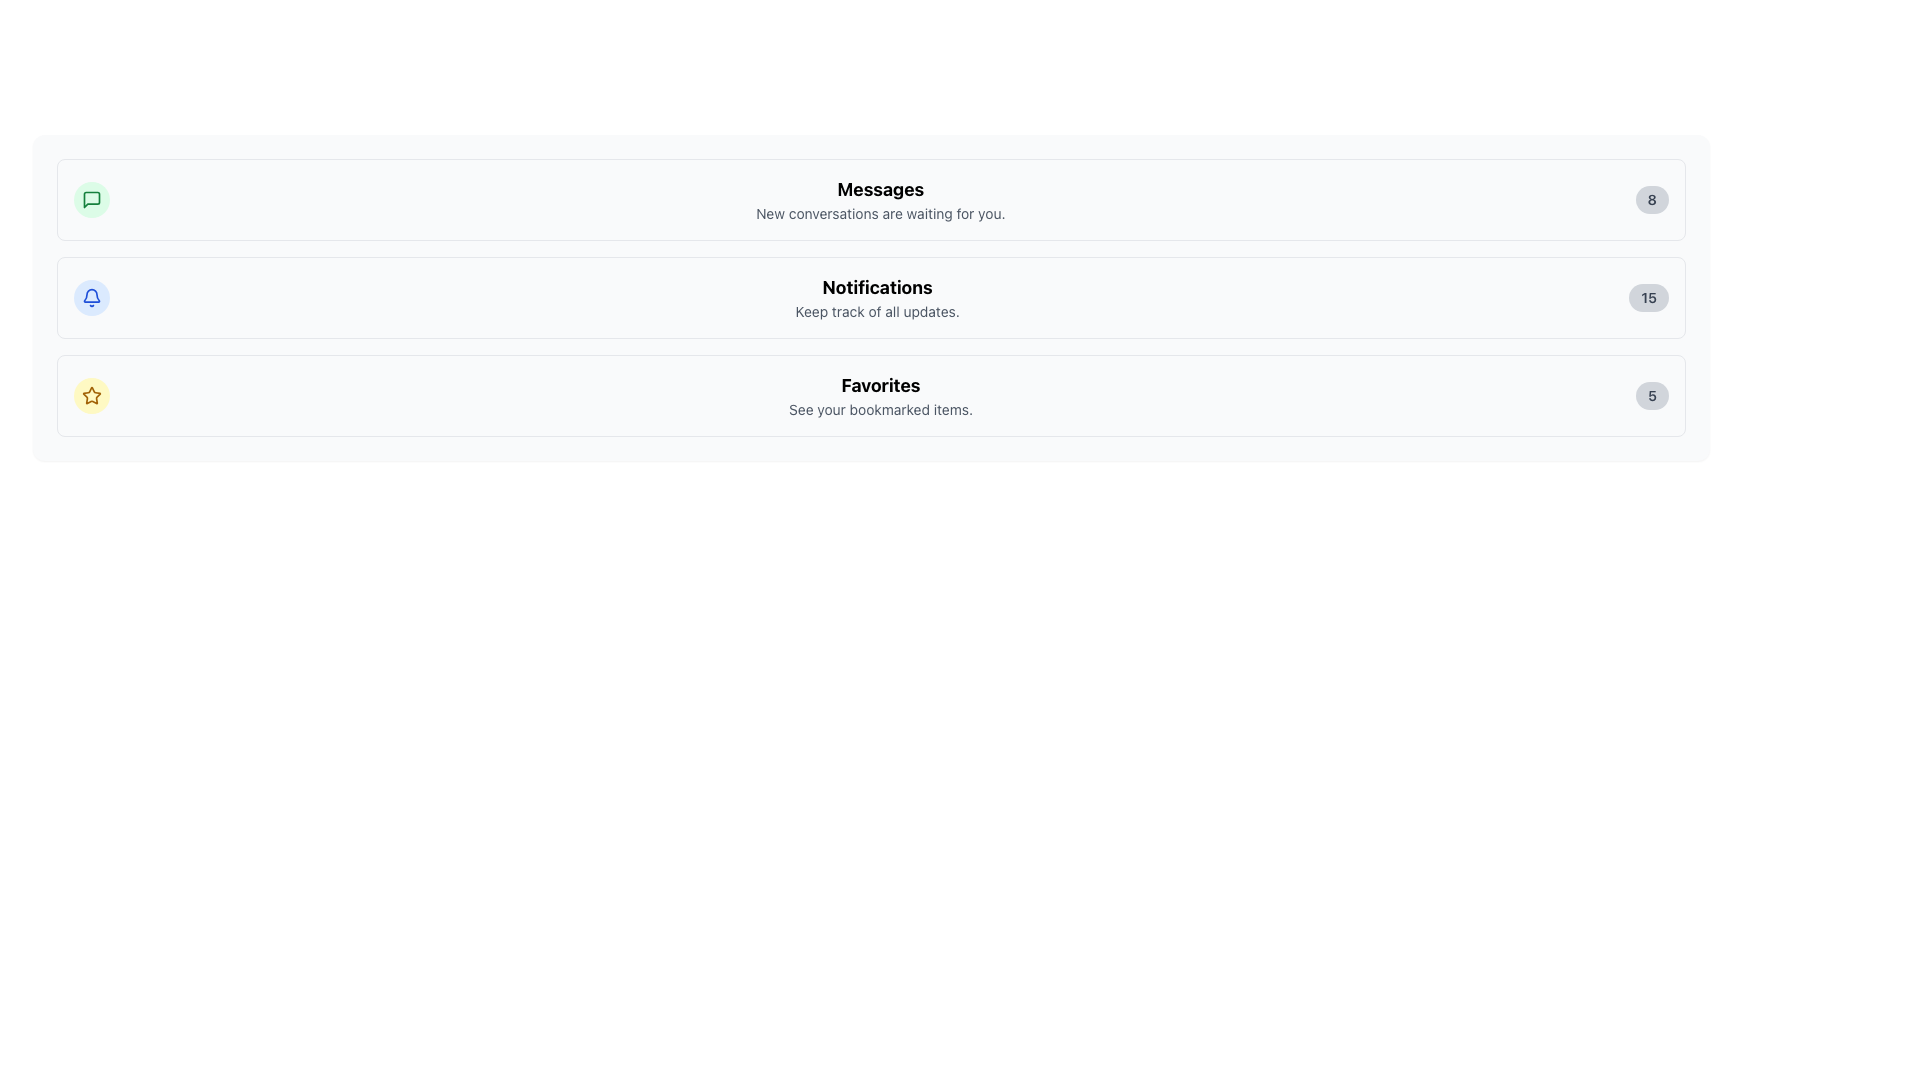  Describe the element at coordinates (871, 200) in the screenshot. I see `the first clickable list item related` at that location.